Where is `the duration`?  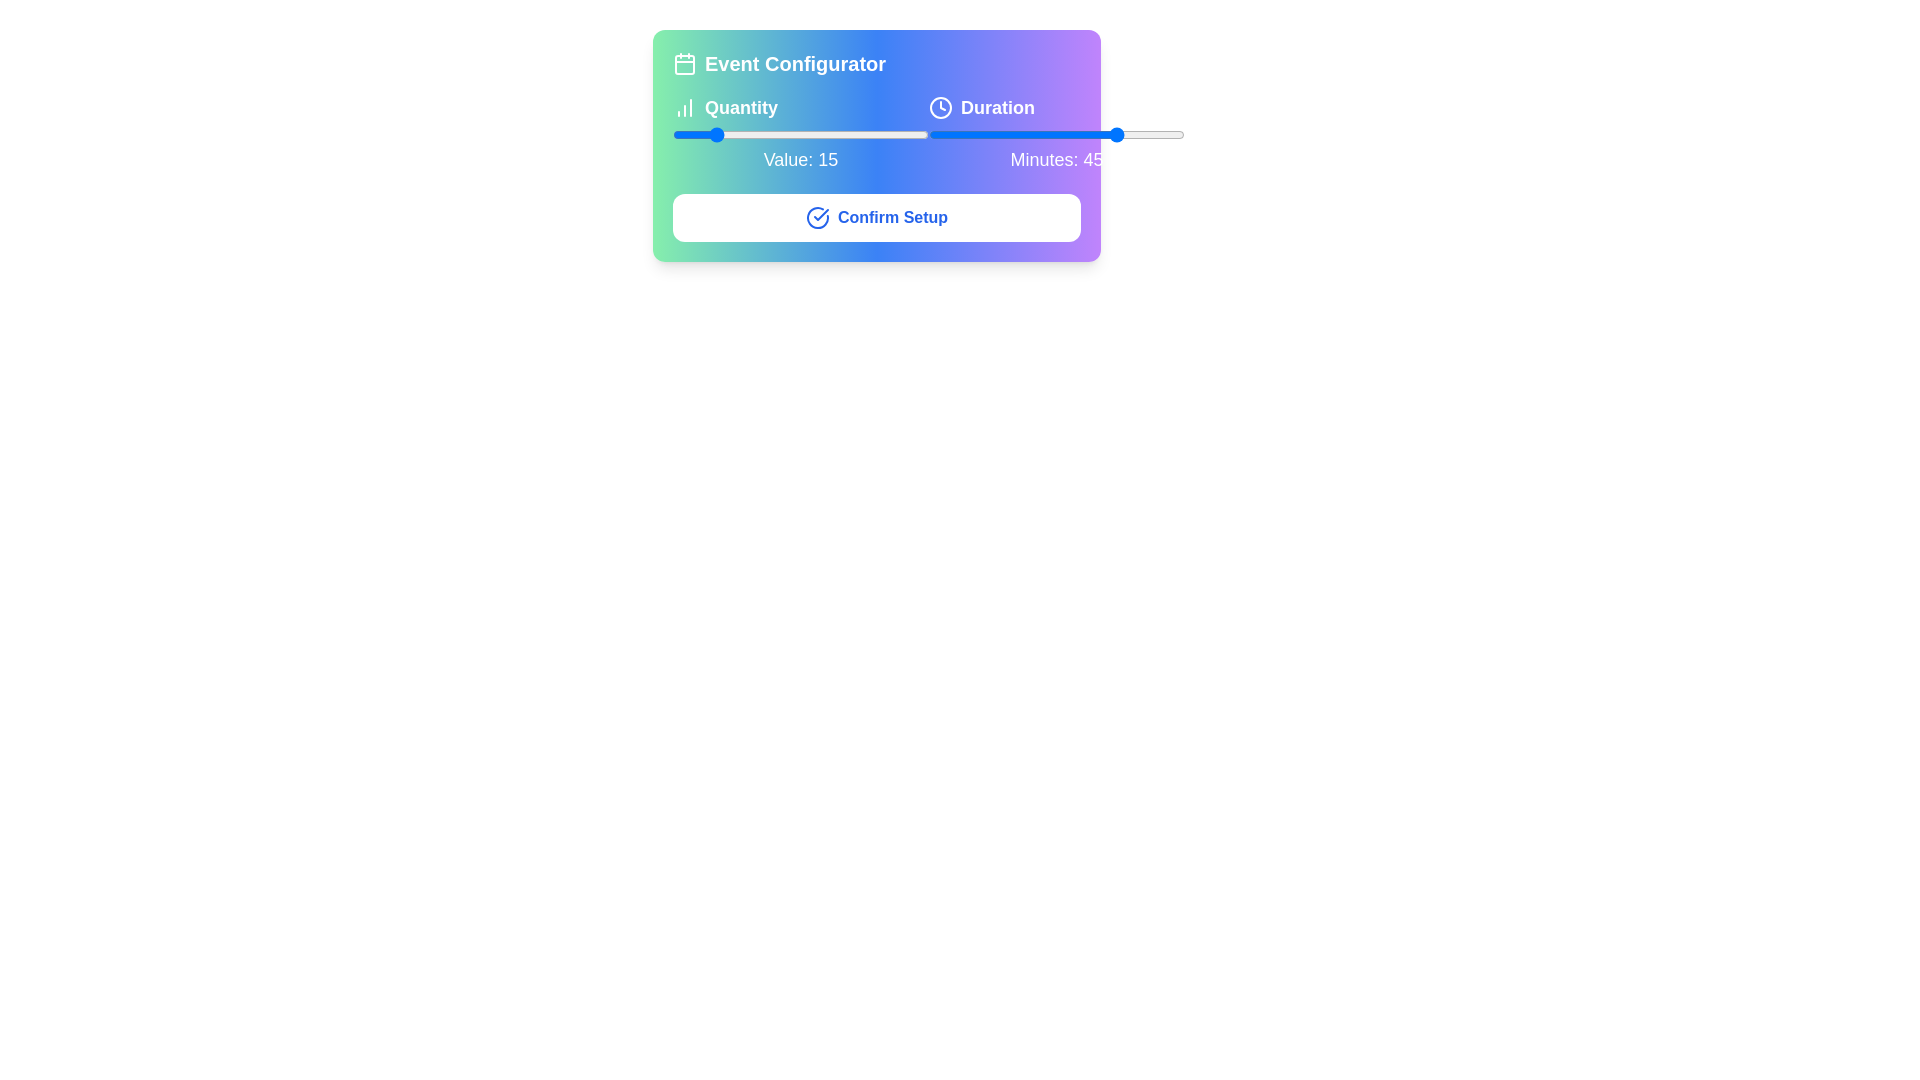
the duration is located at coordinates (953, 135).